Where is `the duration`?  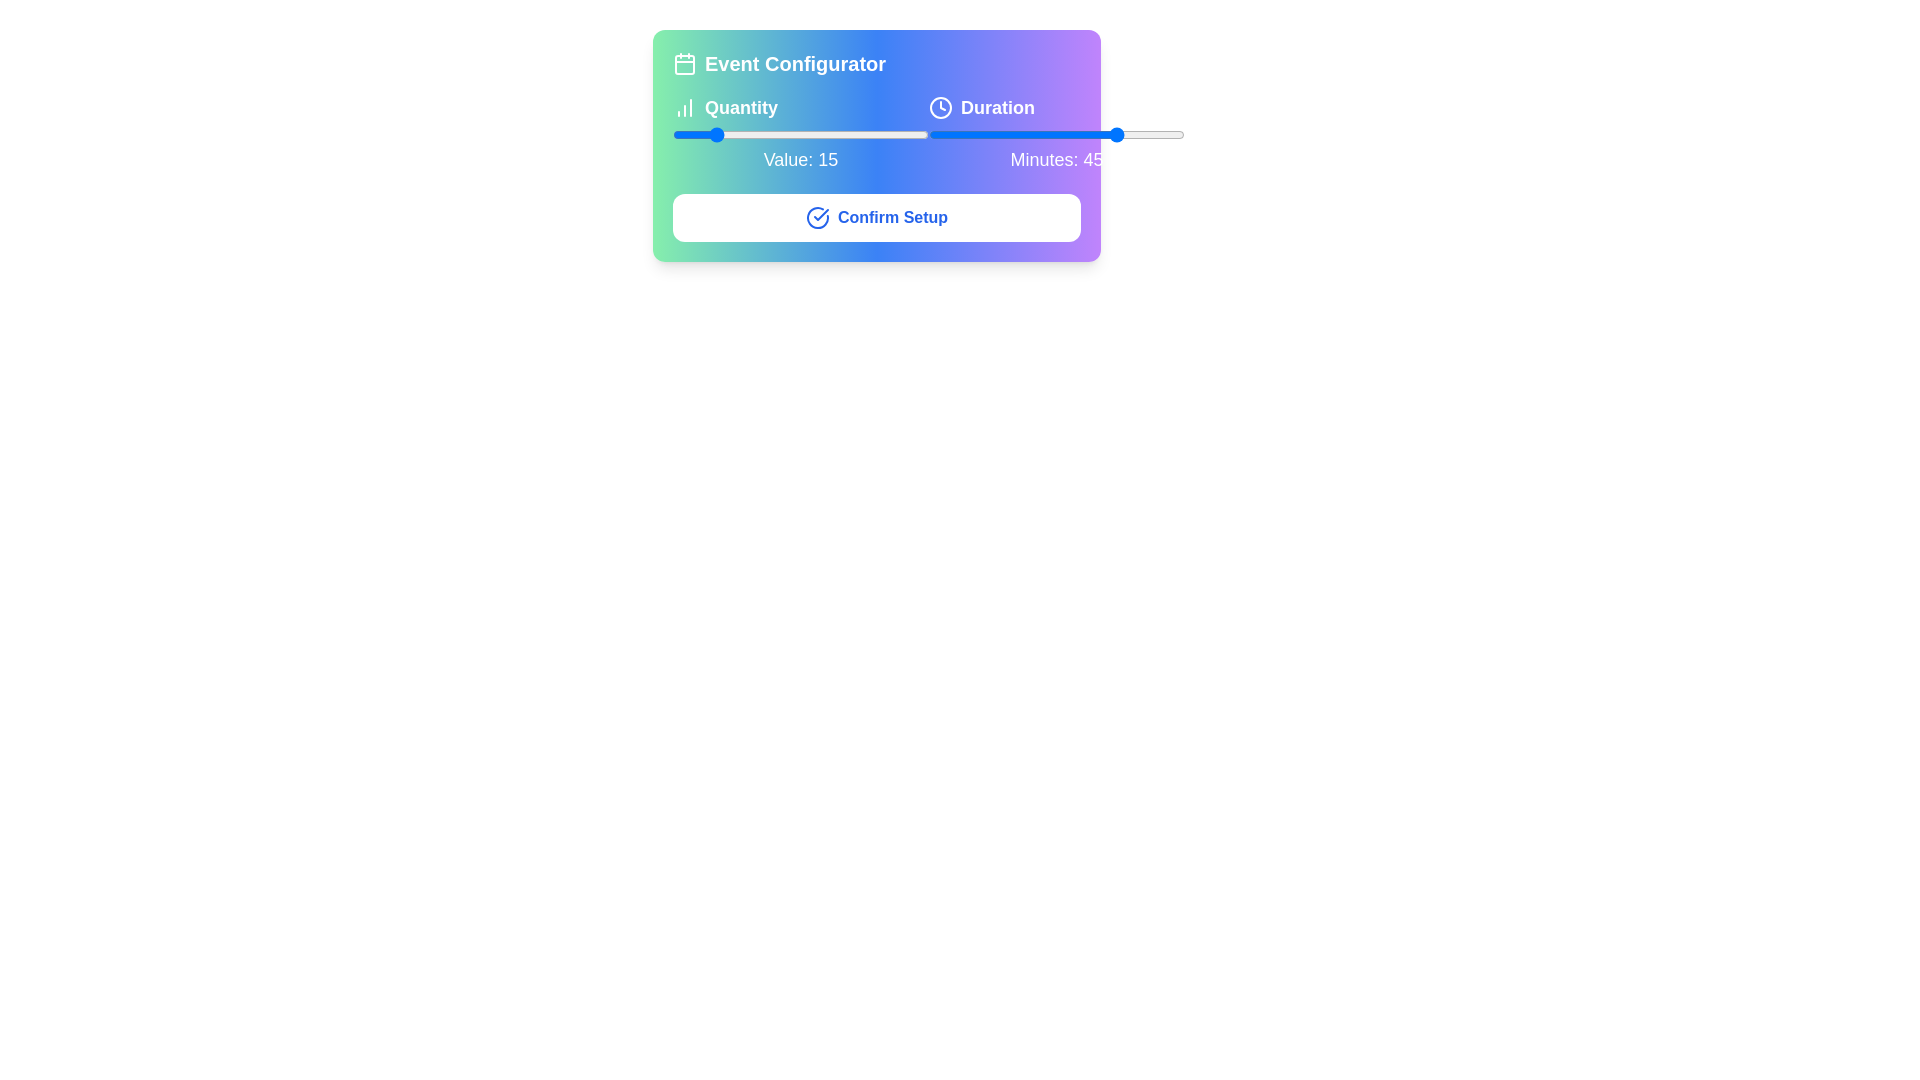
the duration is located at coordinates (953, 135).